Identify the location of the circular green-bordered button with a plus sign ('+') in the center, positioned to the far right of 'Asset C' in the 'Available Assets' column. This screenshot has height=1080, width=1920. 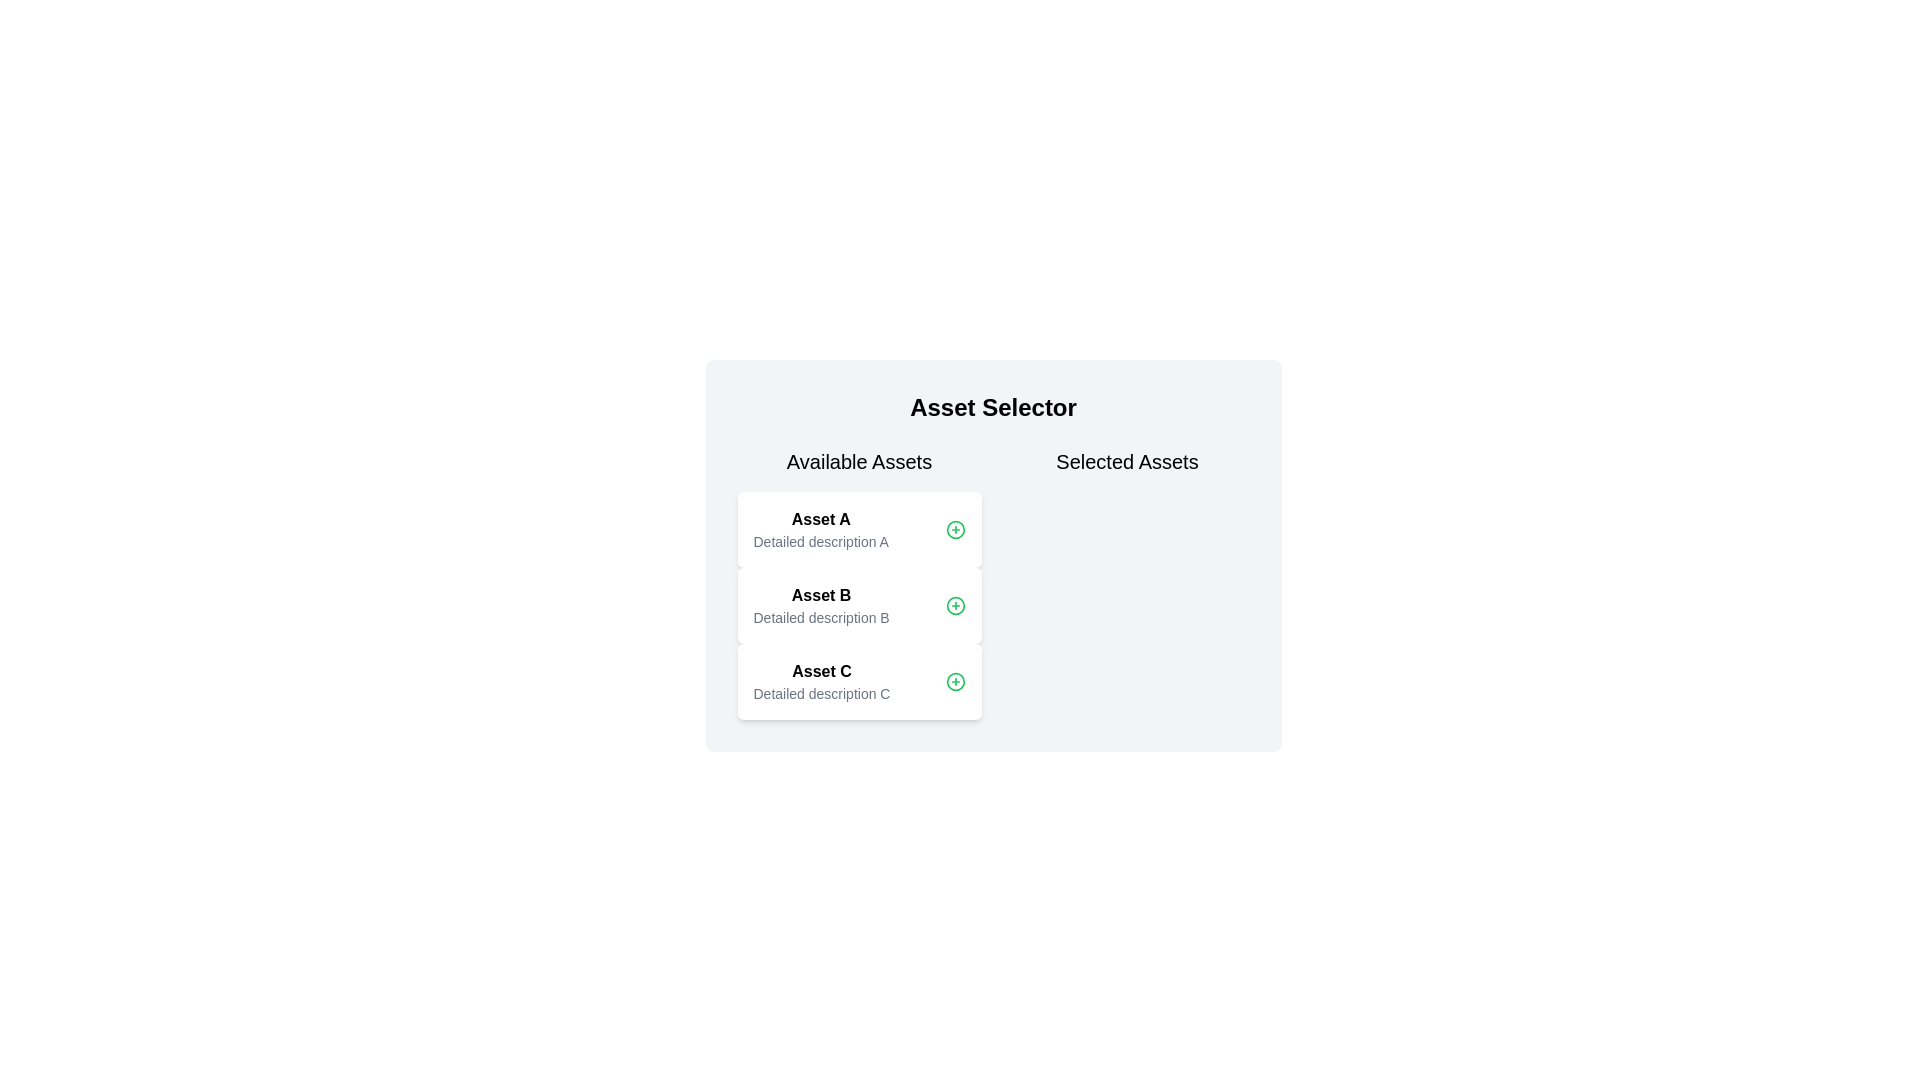
(954, 681).